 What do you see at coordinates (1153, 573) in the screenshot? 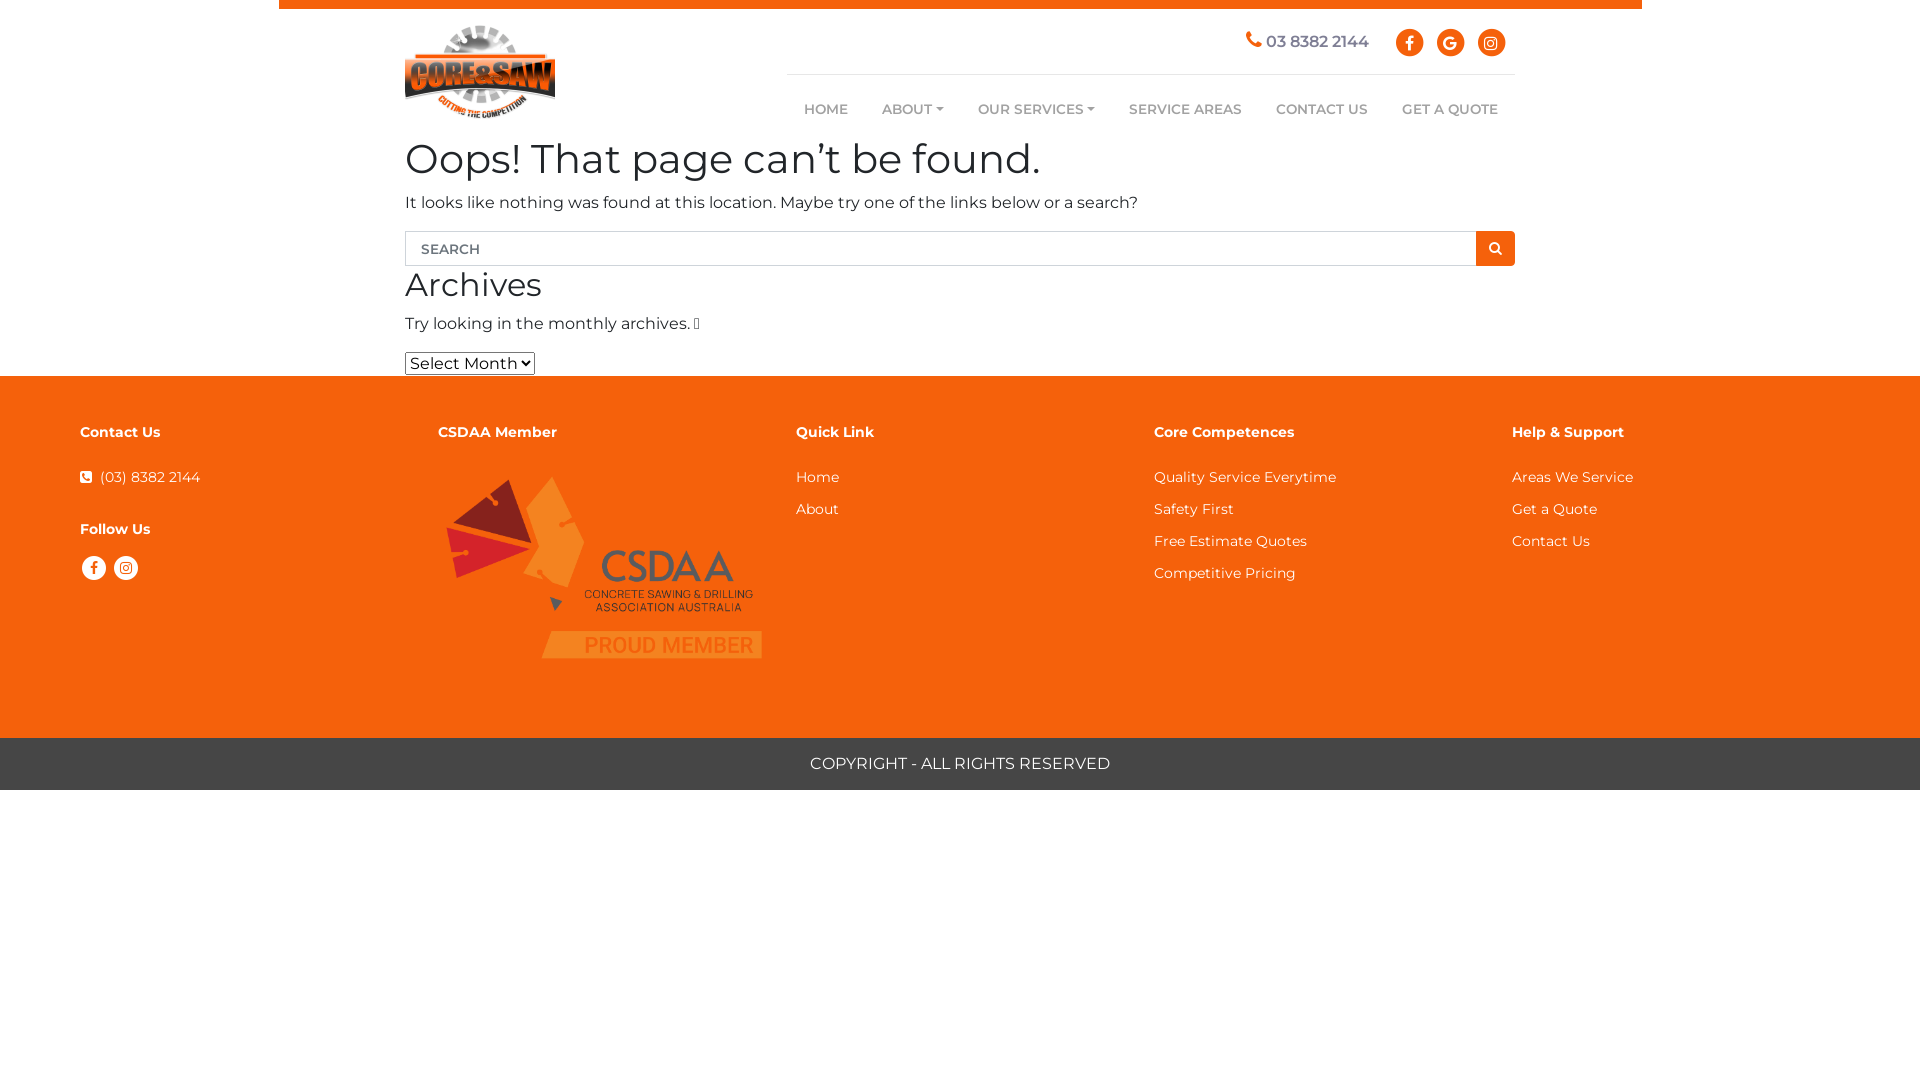
I see `'Competitive Pricing'` at bounding box center [1153, 573].